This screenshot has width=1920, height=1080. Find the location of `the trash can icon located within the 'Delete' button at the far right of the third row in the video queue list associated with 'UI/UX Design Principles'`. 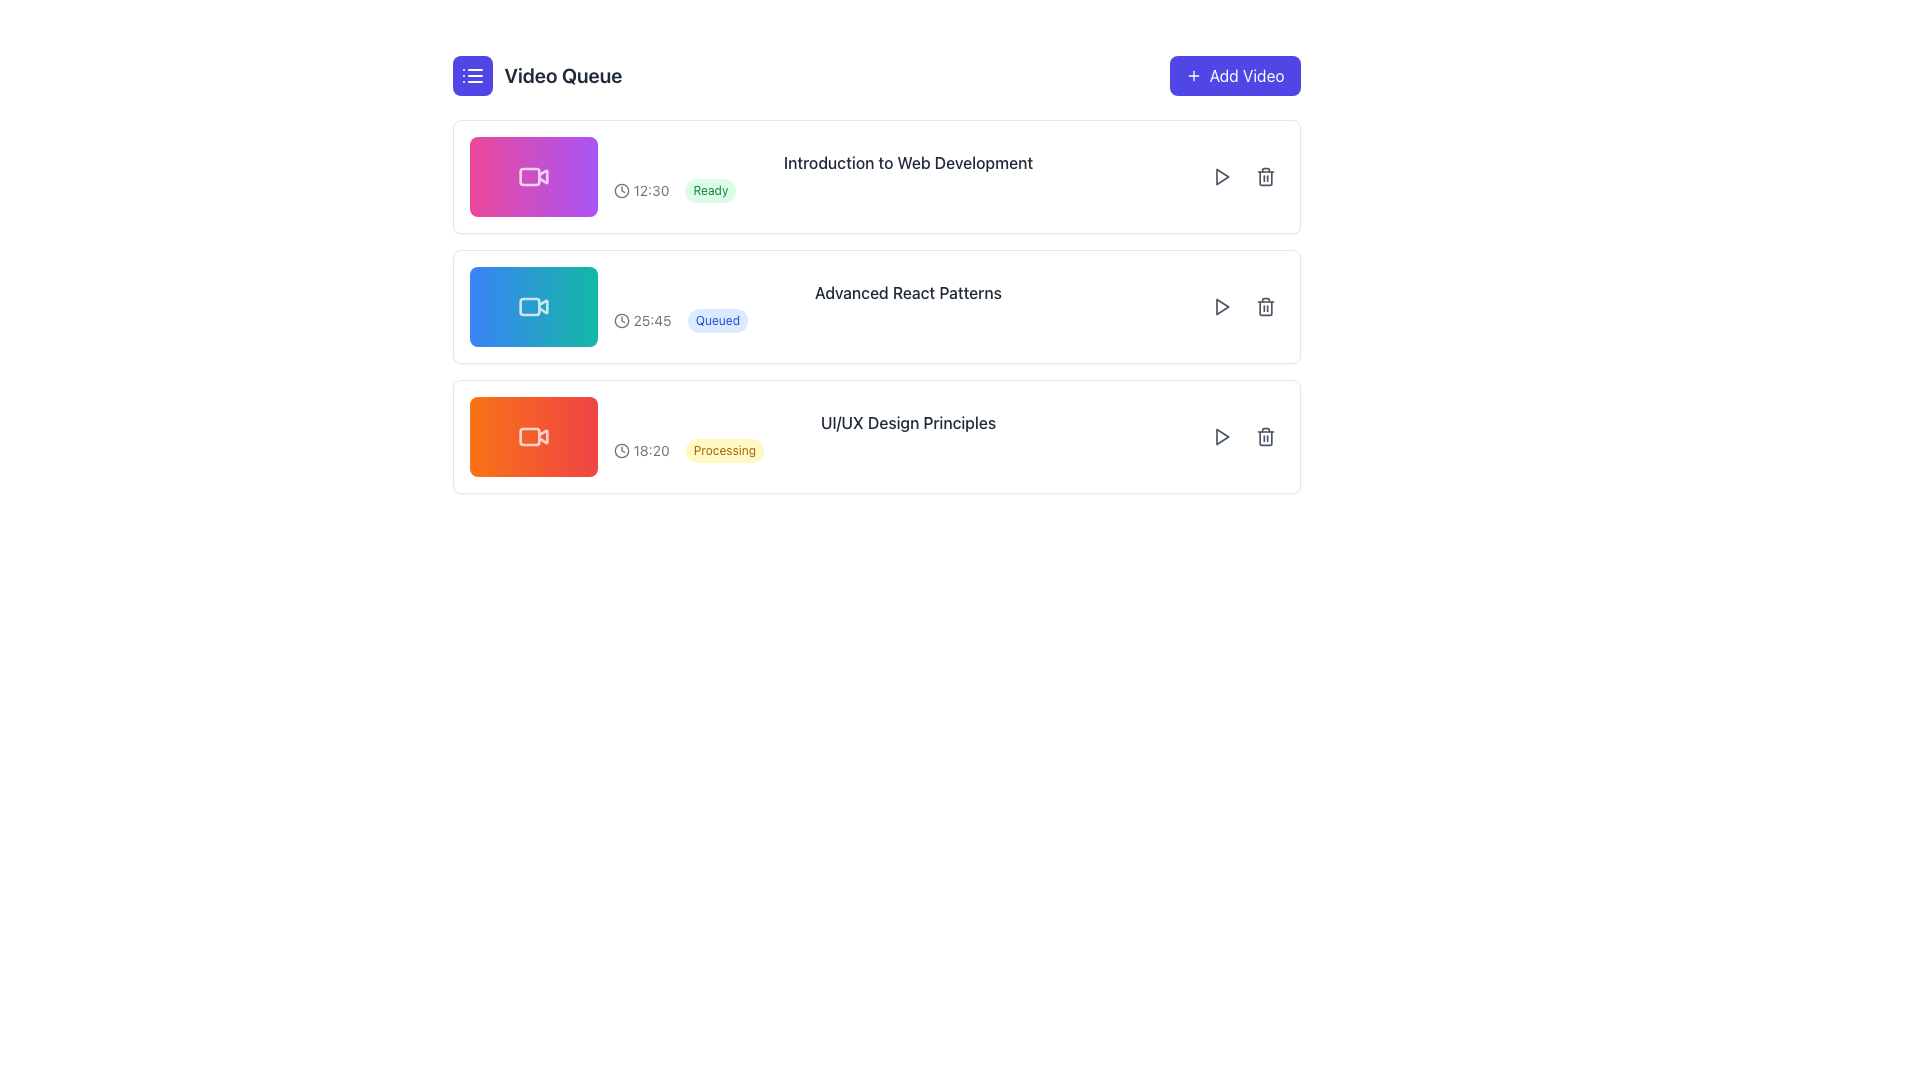

the trash can icon located within the 'Delete' button at the far right of the third row in the video queue list associated with 'UI/UX Design Principles' is located at coordinates (1264, 435).